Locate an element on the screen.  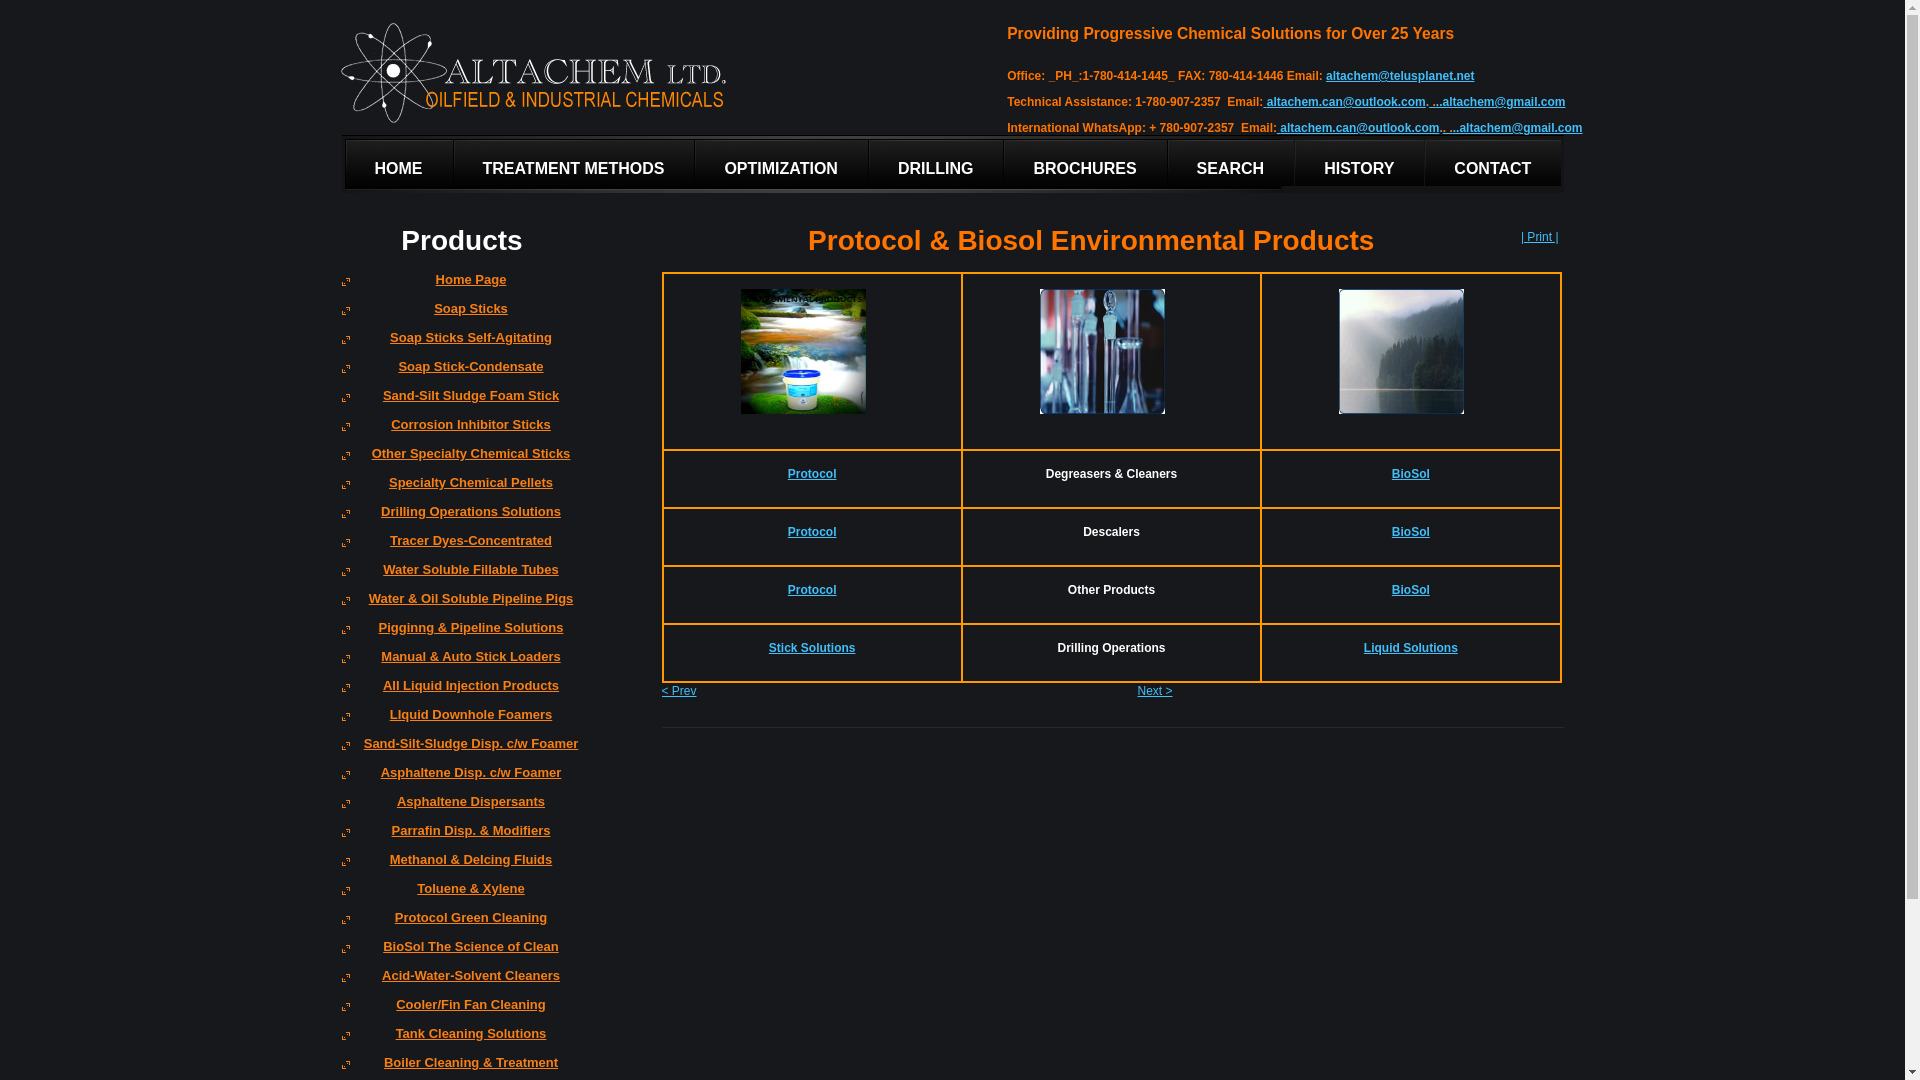
'All Liquid Injection Products' is located at coordinates (461, 691).